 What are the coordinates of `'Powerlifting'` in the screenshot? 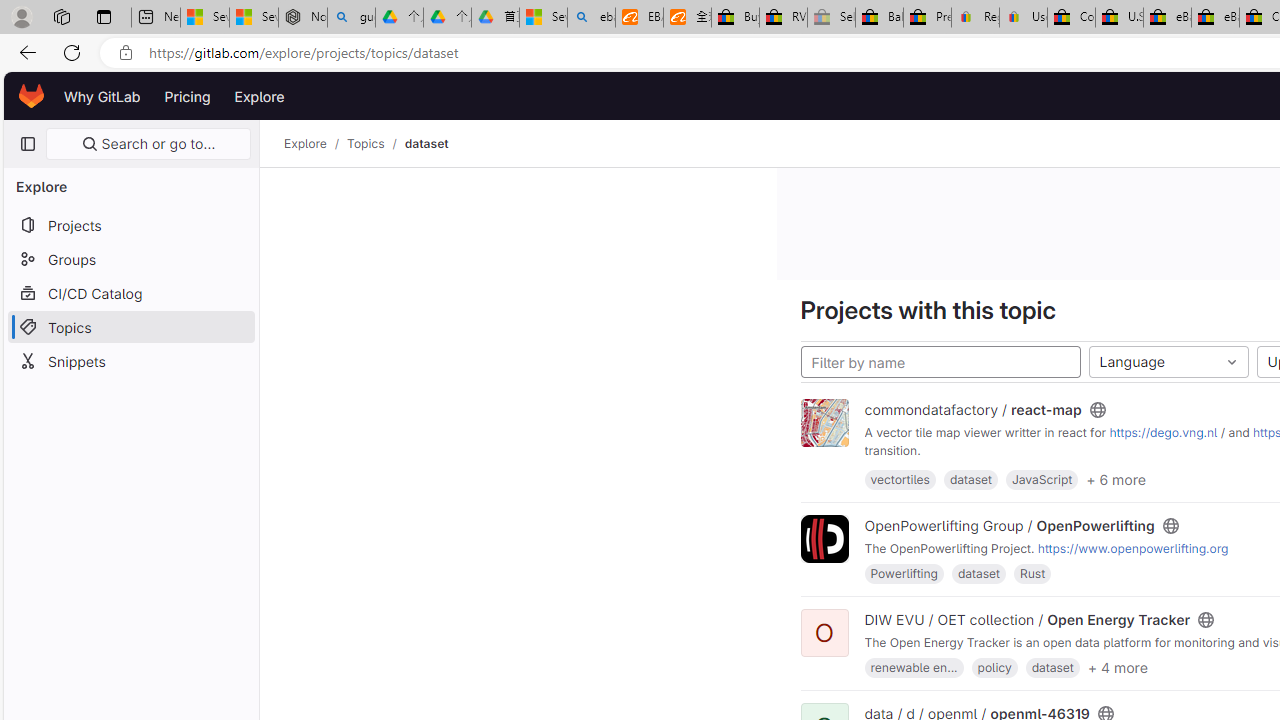 It's located at (903, 573).